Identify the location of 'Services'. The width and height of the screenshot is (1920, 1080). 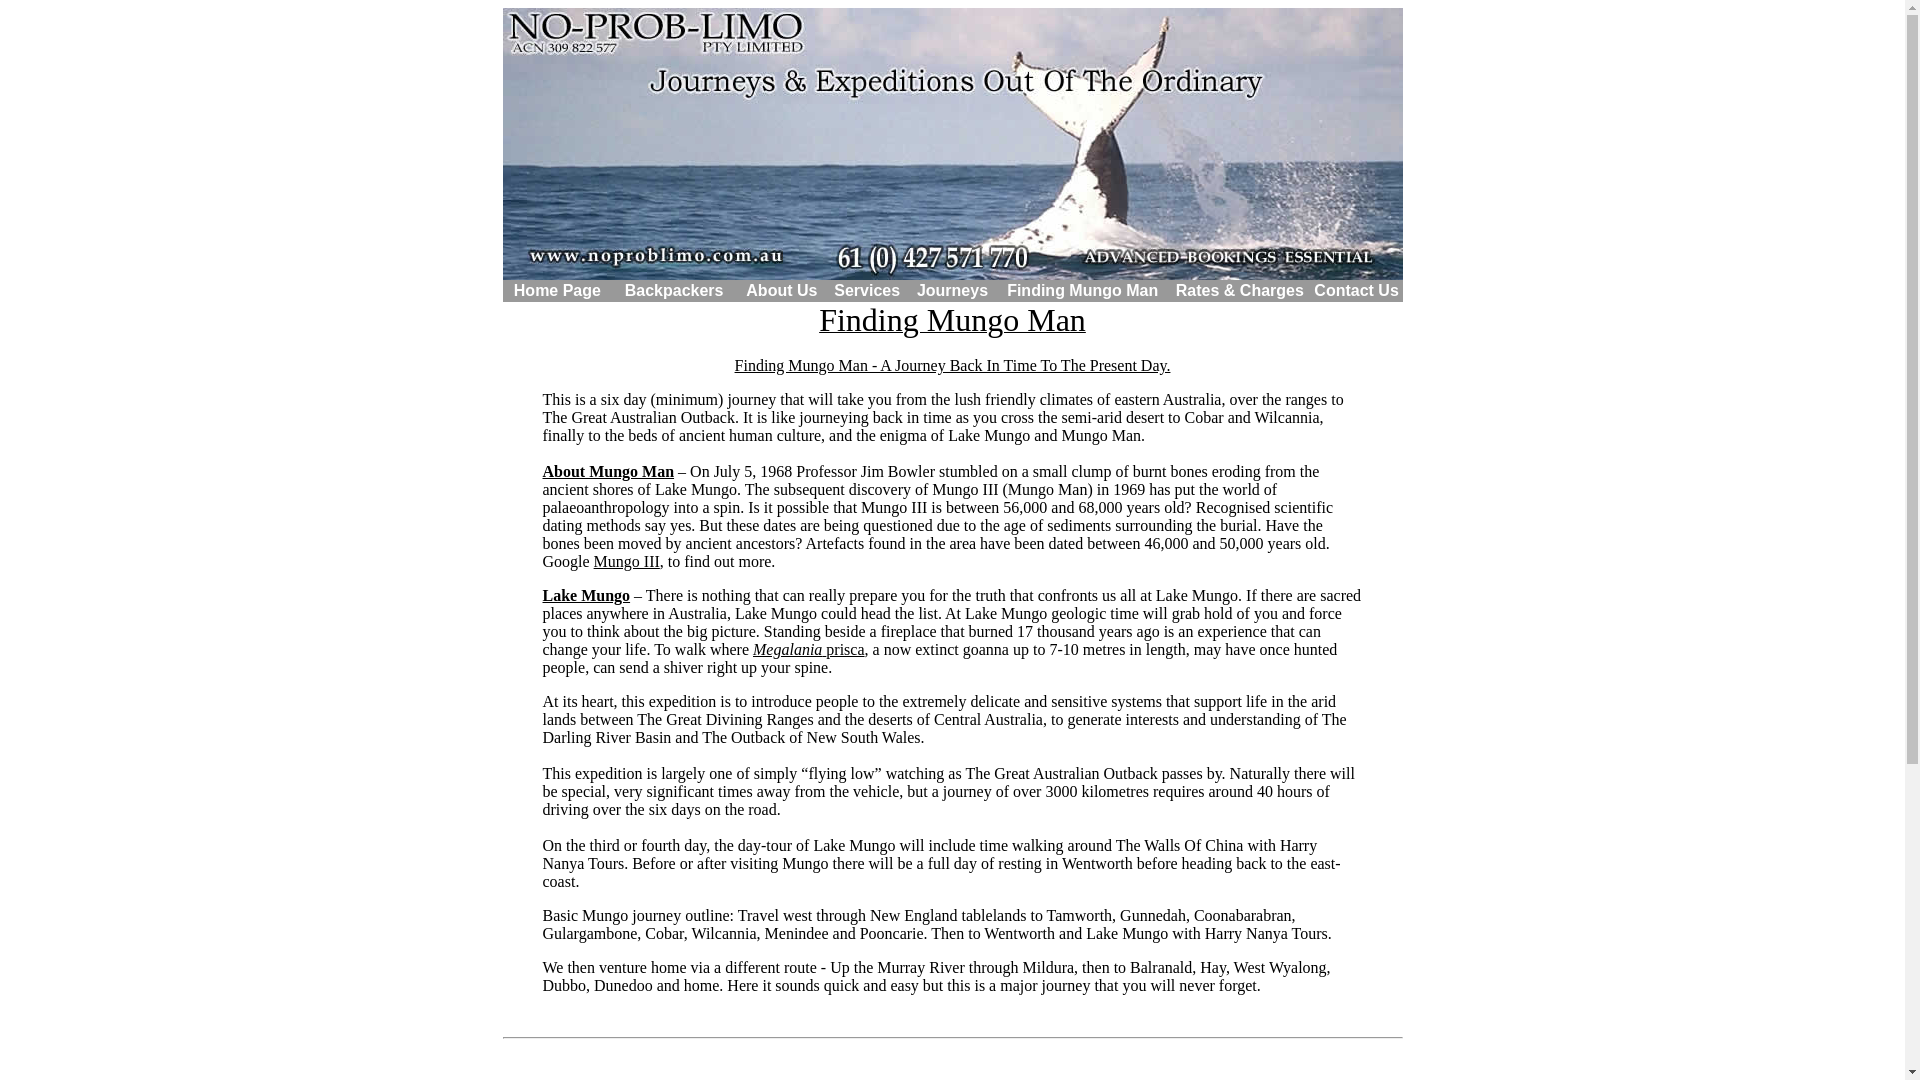
(834, 290).